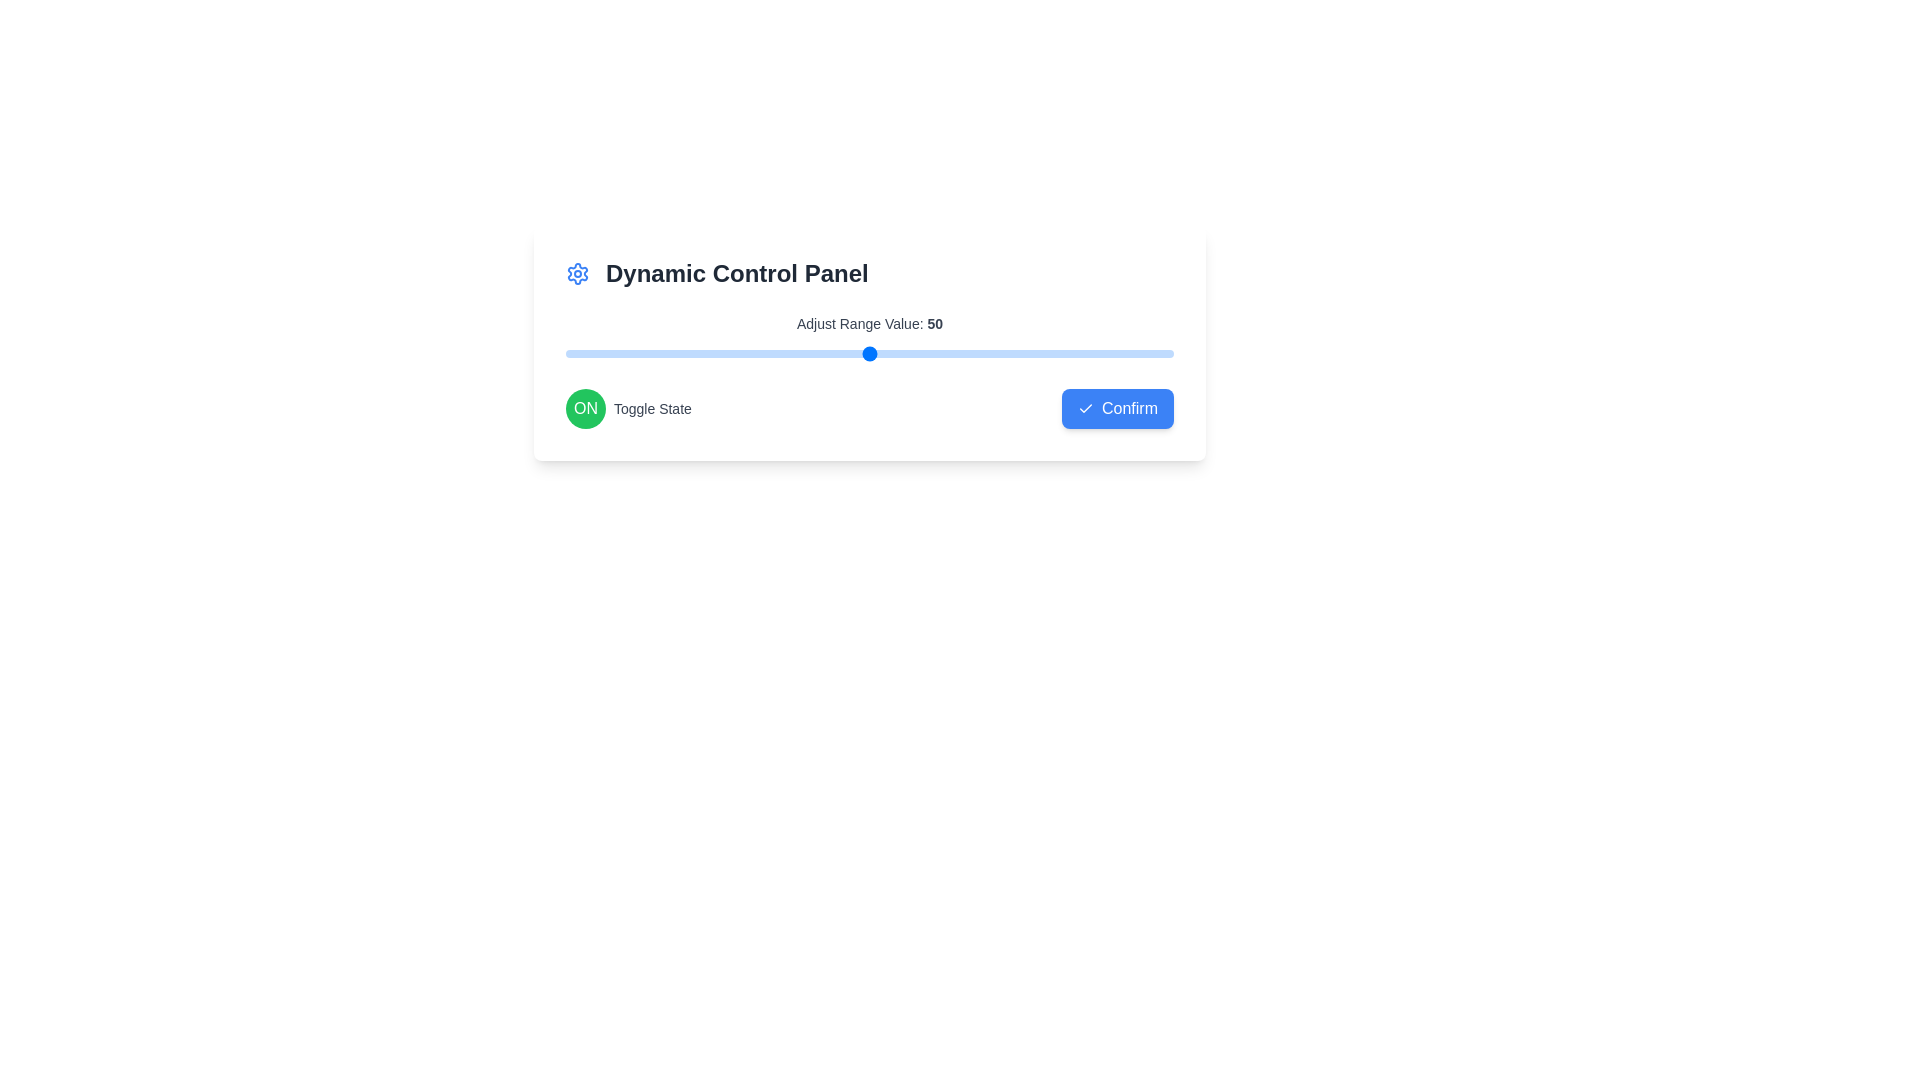 The height and width of the screenshot is (1080, 1920). Describe the element at coordinates (1040, 353) in the screenshot. I see `the range value` at that location.